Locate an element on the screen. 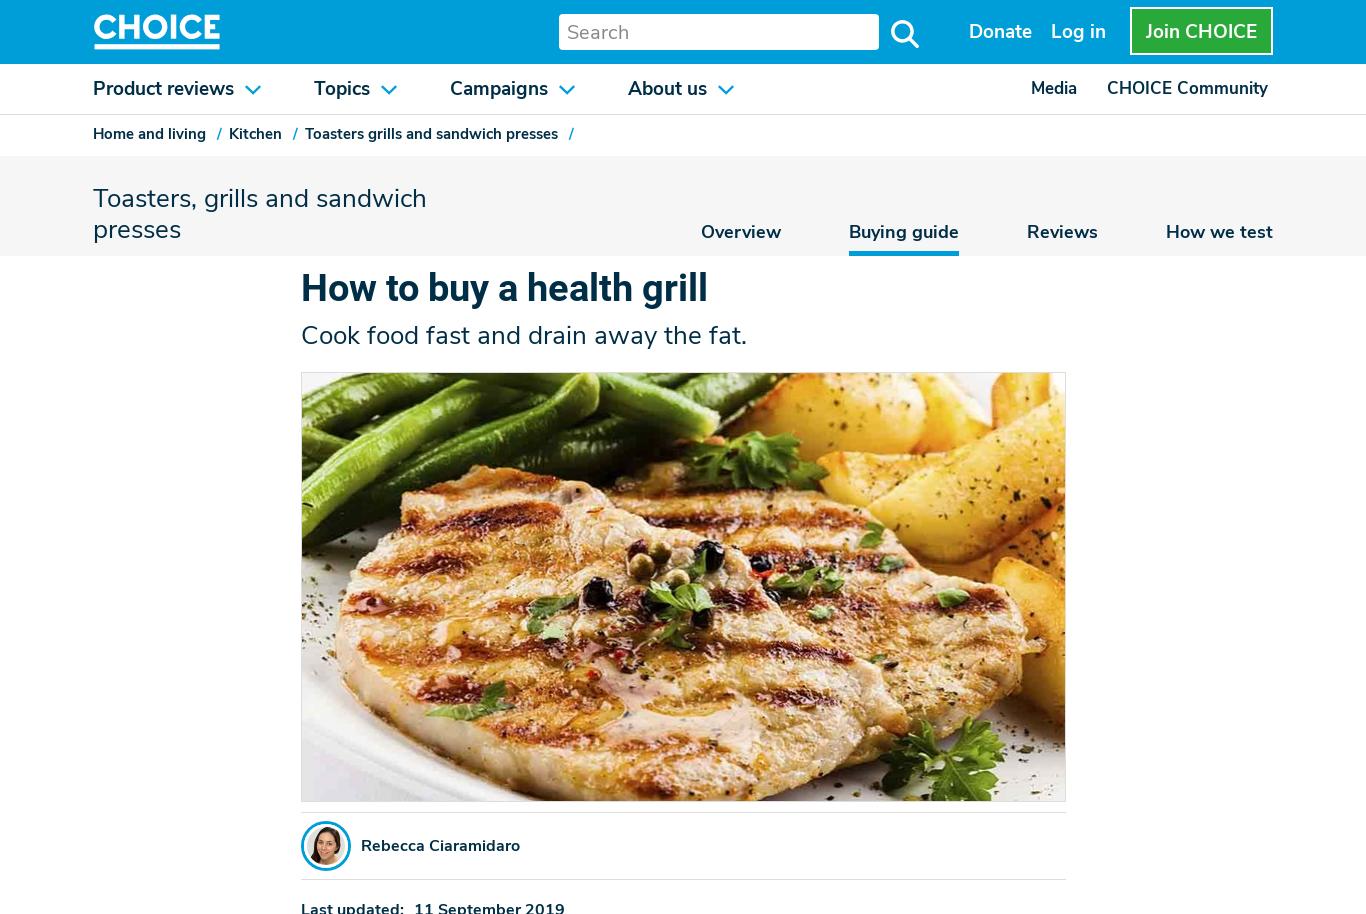  'Join' is located at coordinates (1163, 31).